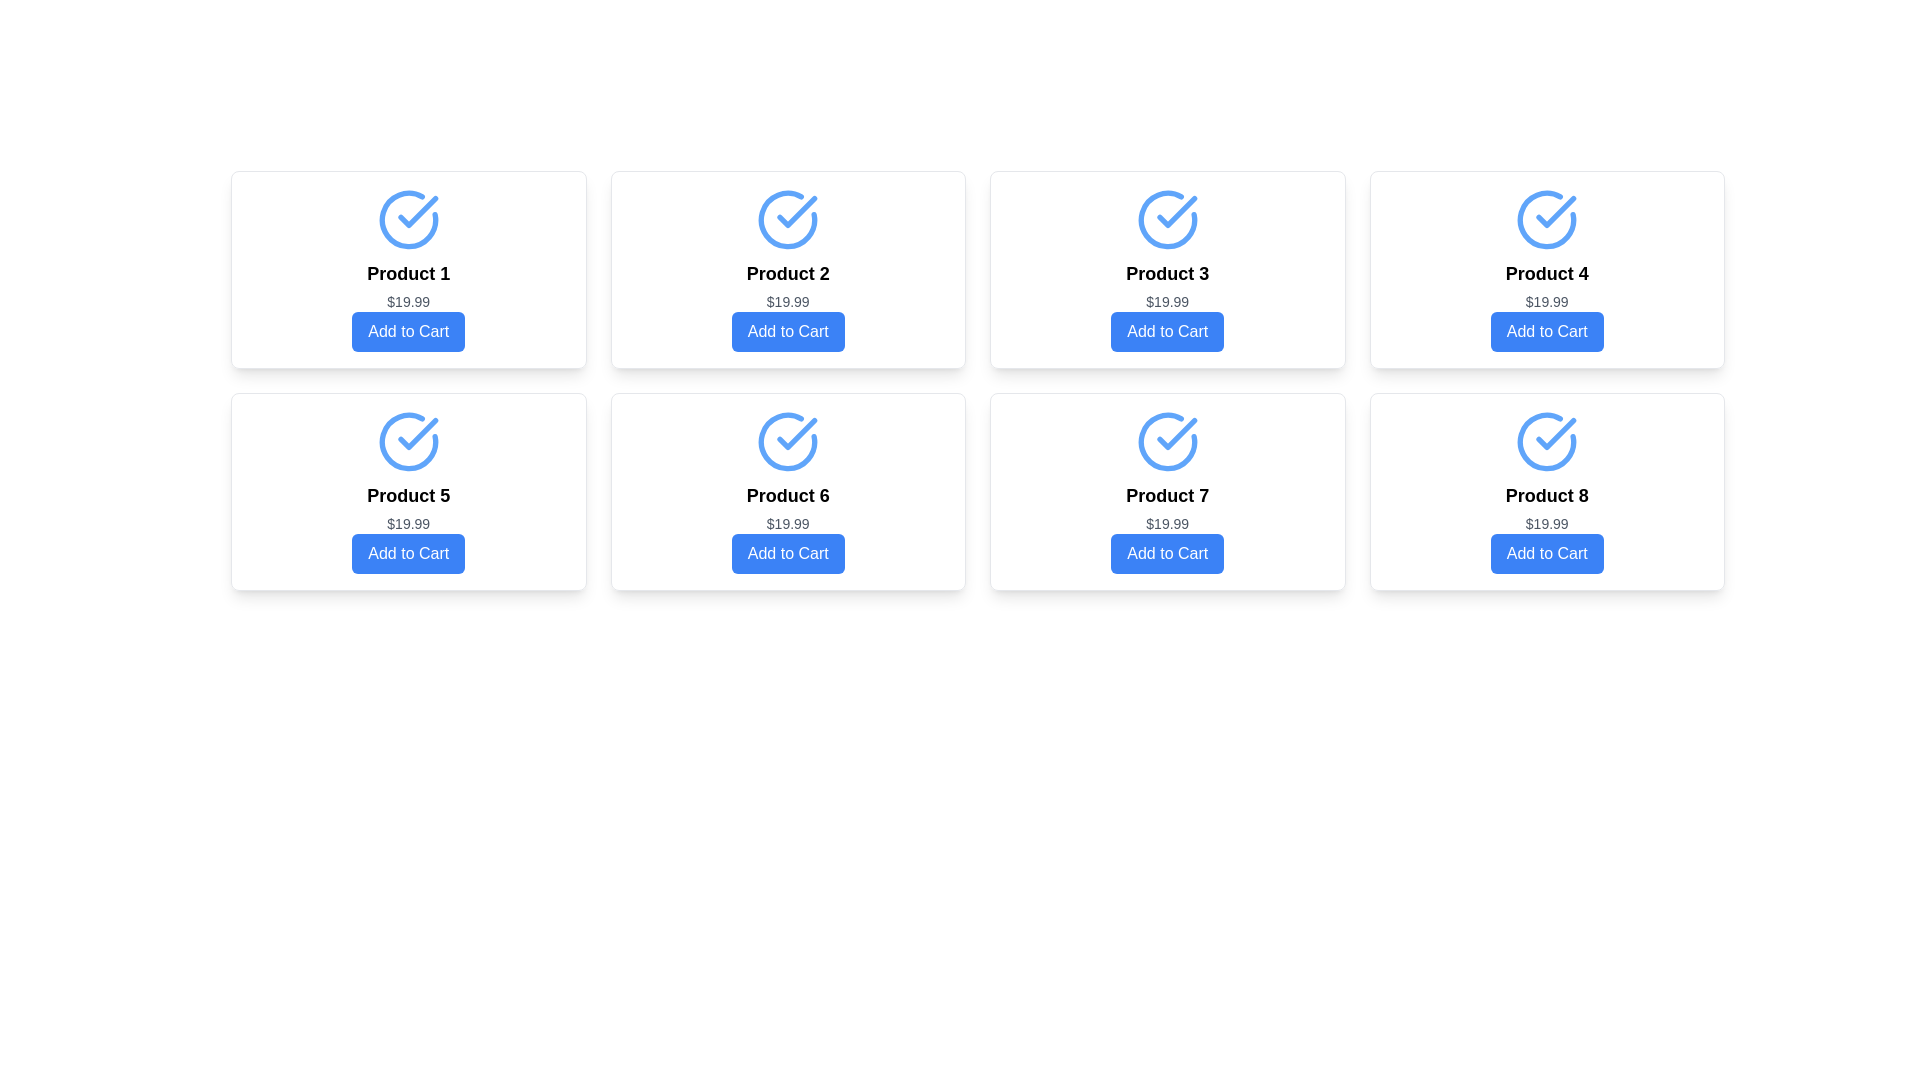 The image size is (1920, 1080). Describe the element at coordinates (787, 301) in the screenshot. I see `the static text label displaying the price '$19.99' located beneath the title 'Product 2' and above the 'Add to Cart' button in the second card of the first row` at that location.